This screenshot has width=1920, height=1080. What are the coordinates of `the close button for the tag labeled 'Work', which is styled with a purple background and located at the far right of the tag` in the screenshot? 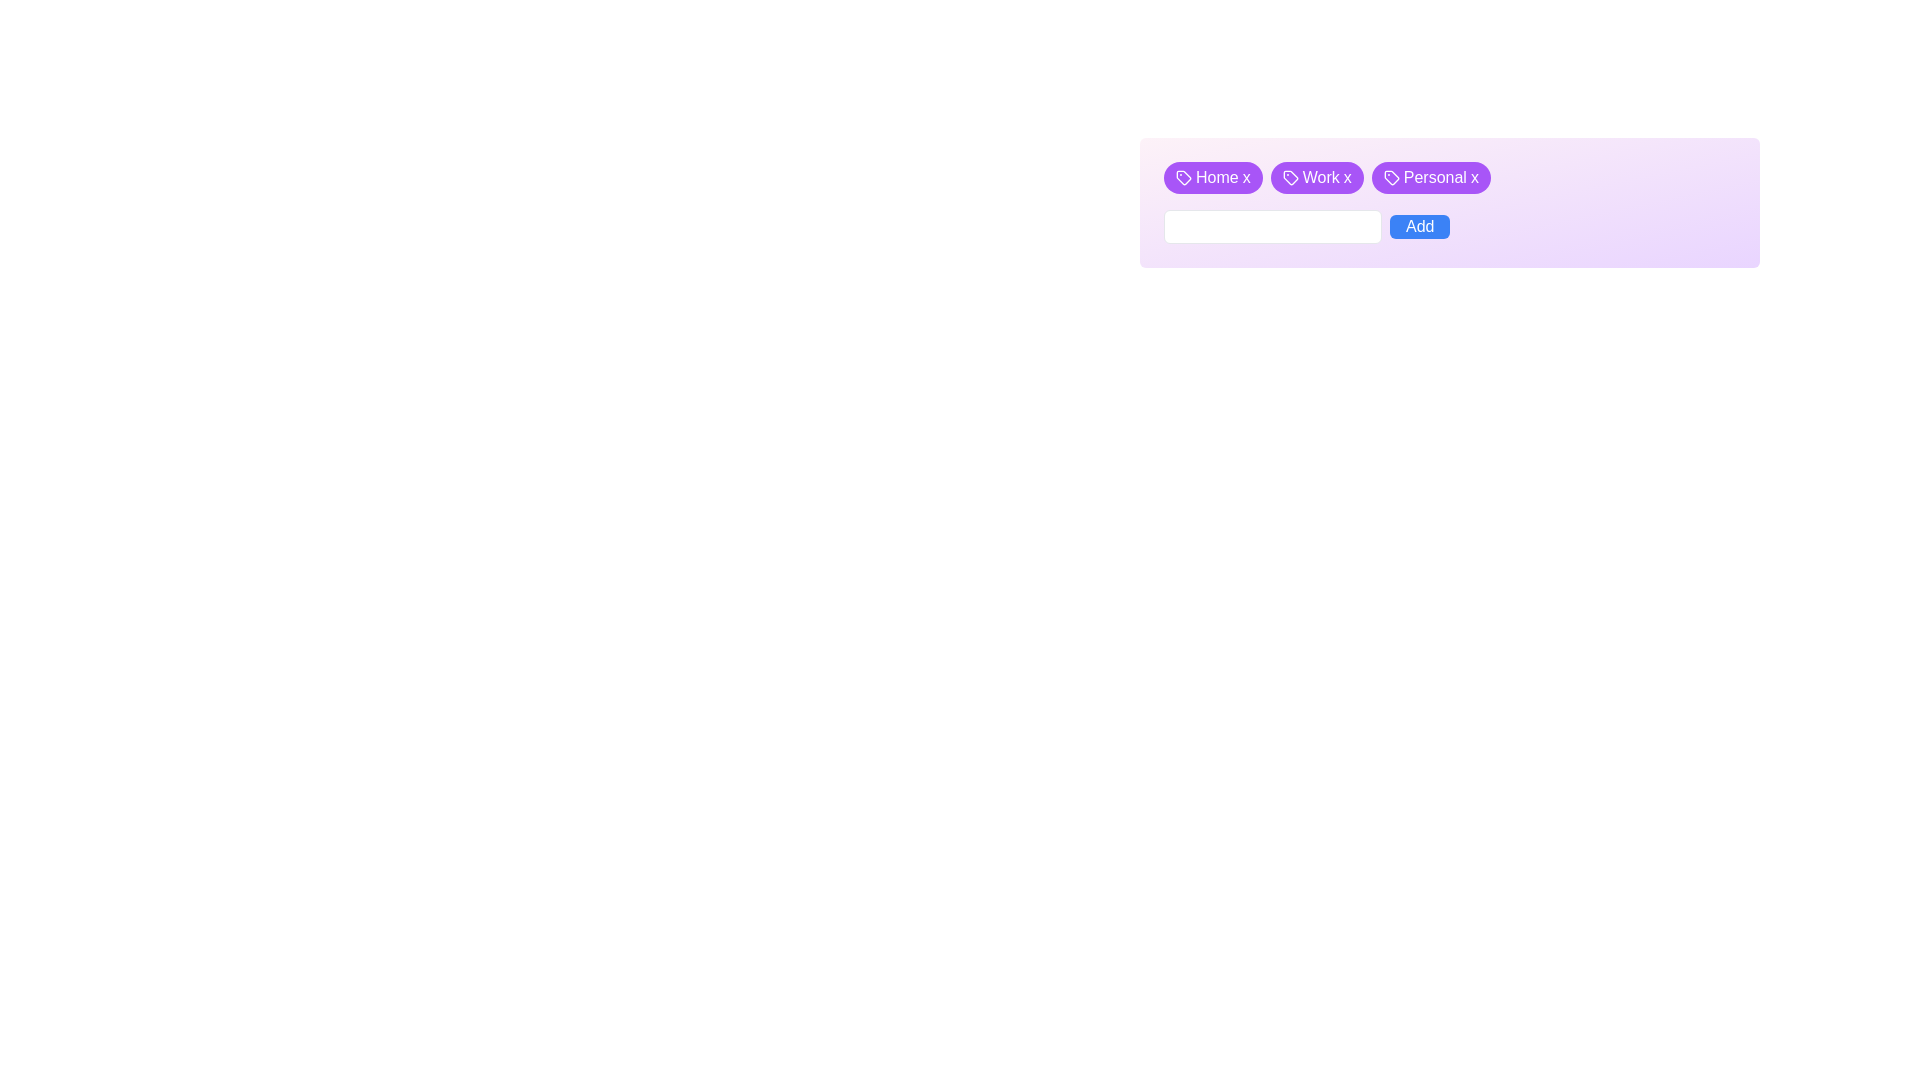 It's located at (1347, 176).